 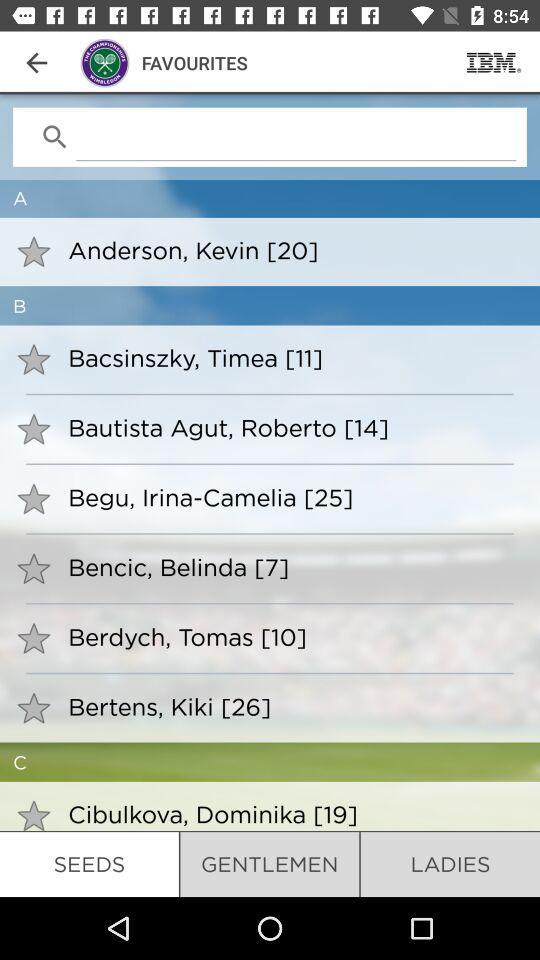 I want to click on icon next to seeds icon, so click(x=269, y=863).